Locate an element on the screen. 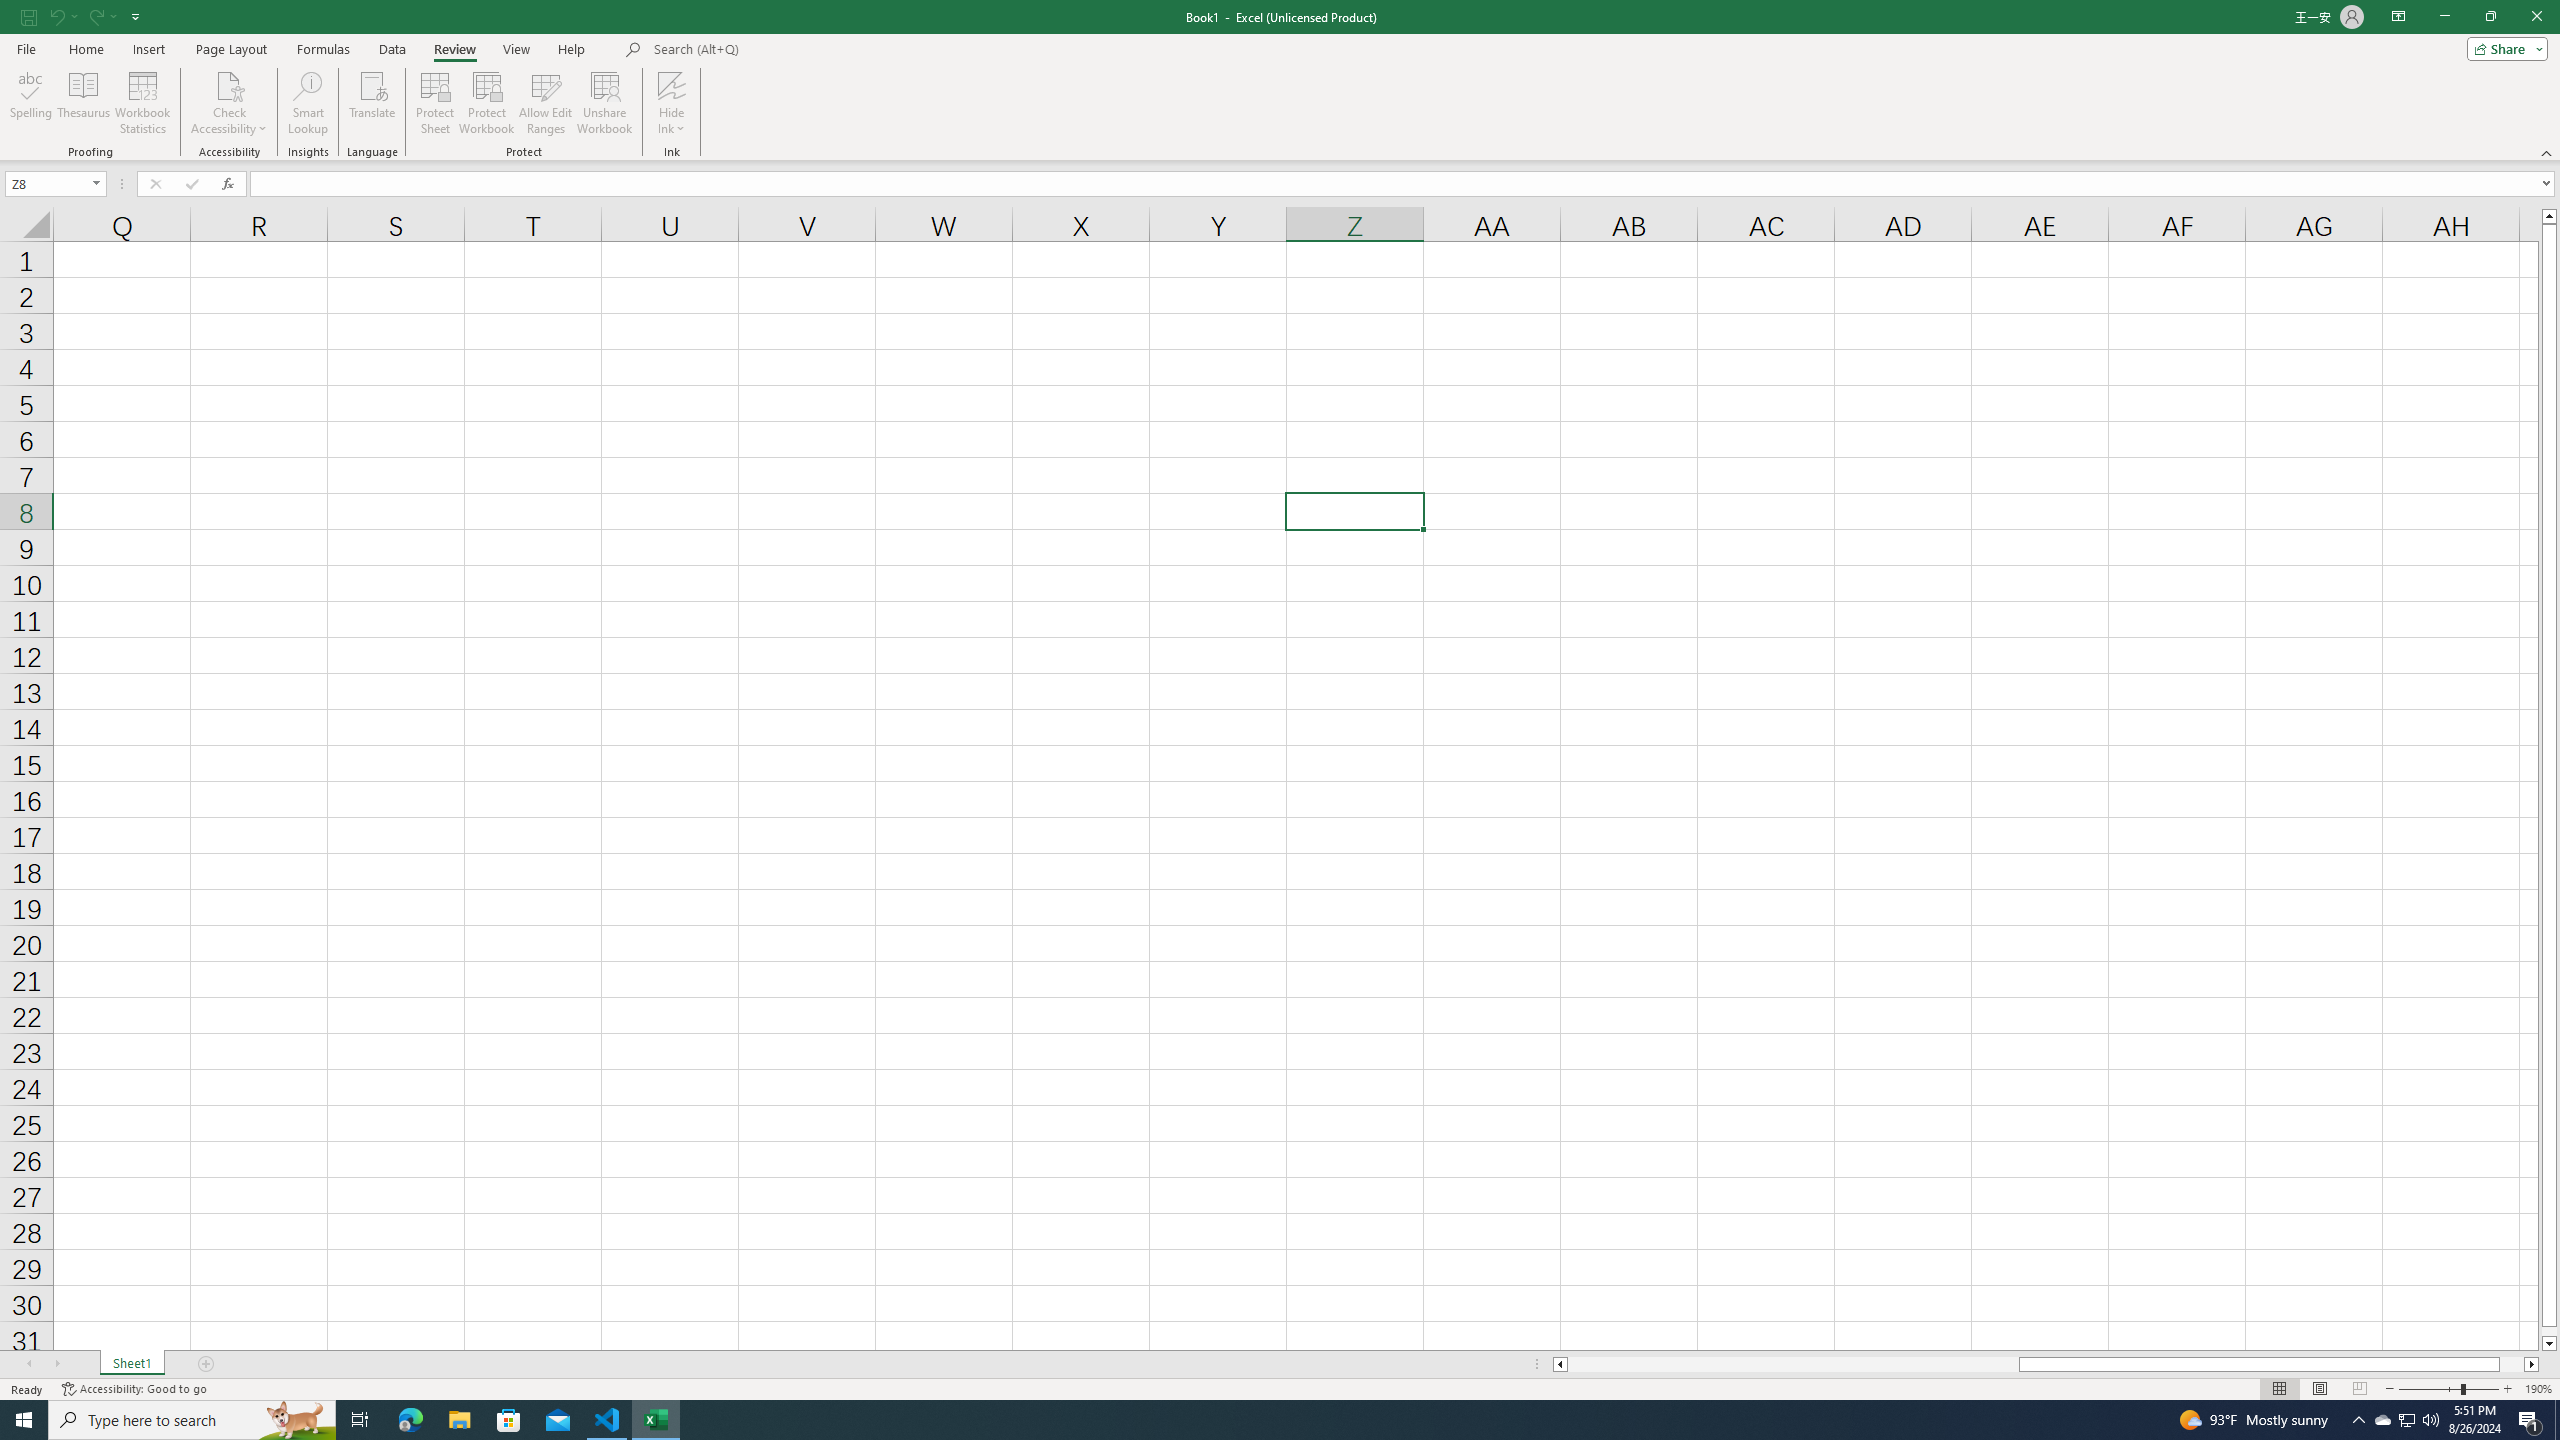  'Protect Workbook...' is located at coordinates (486, 103).